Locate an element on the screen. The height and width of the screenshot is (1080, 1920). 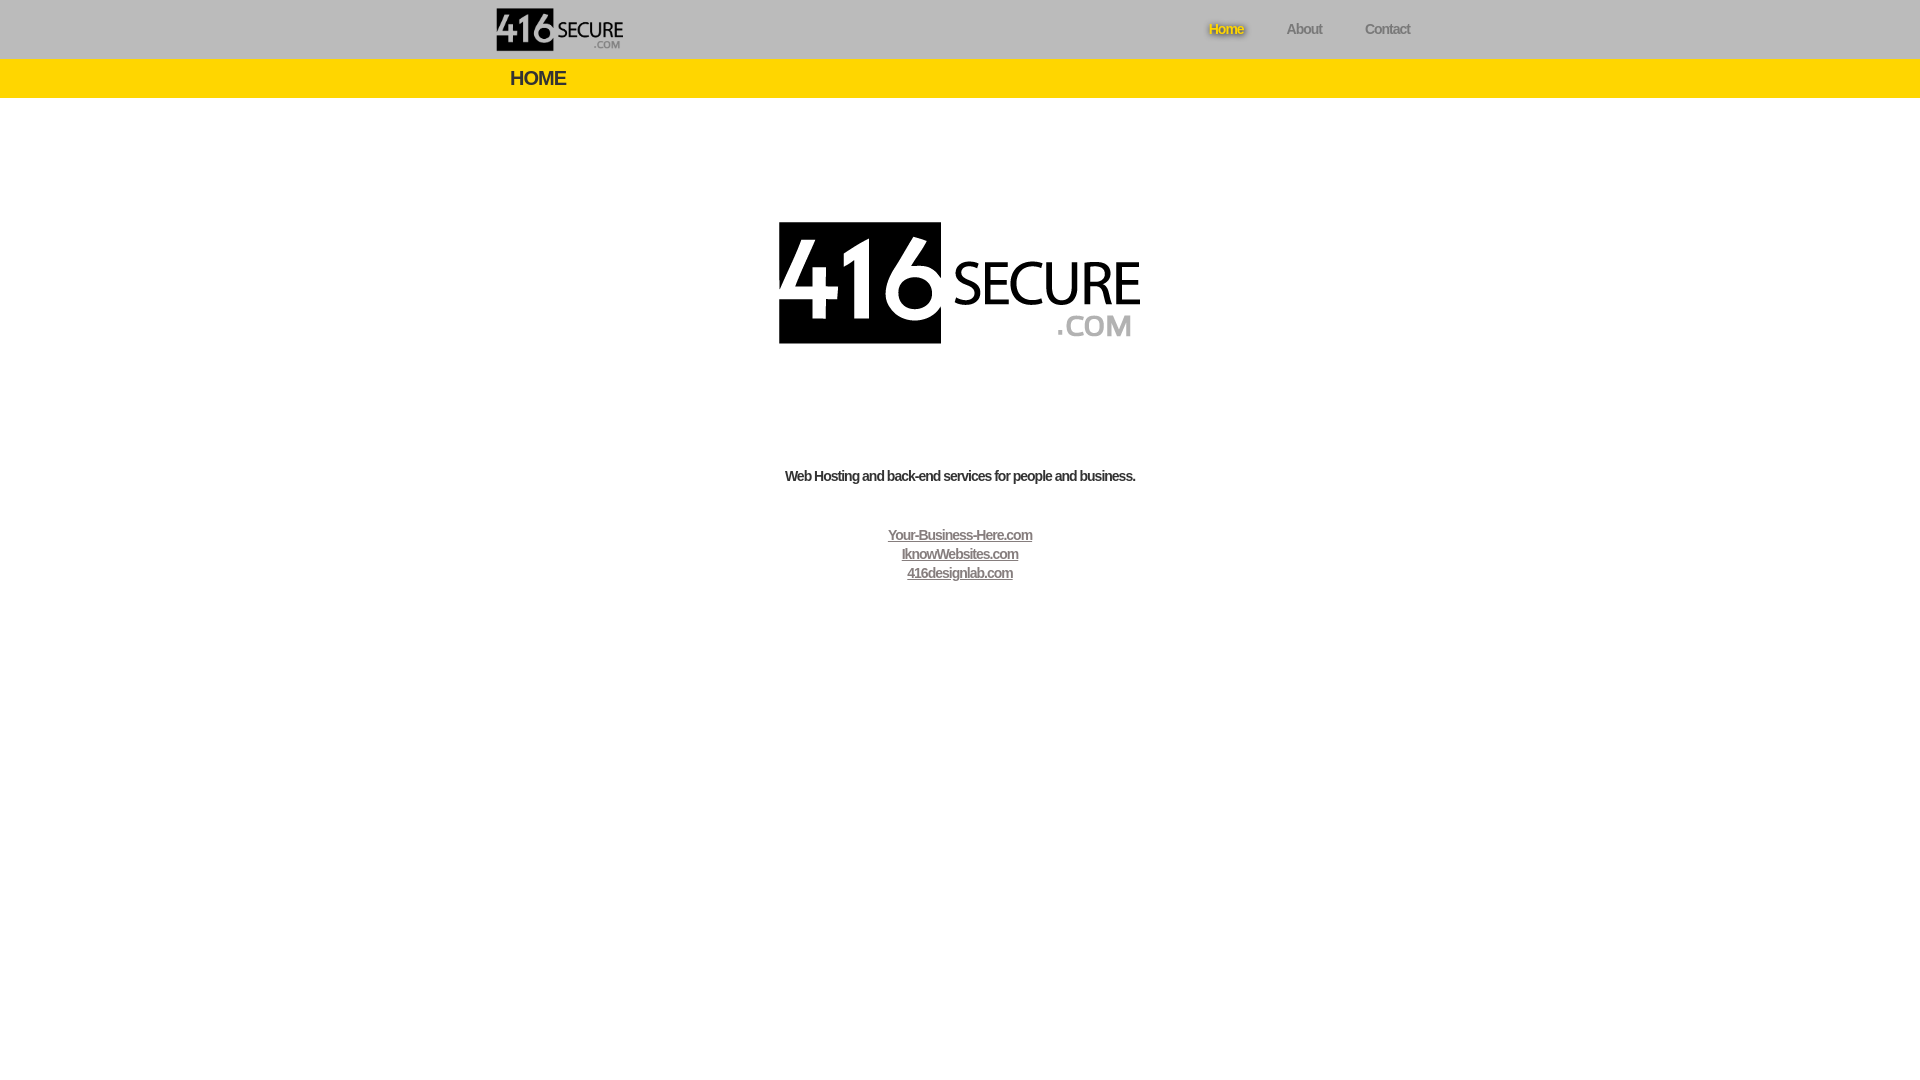
'Contact' is located at coordinates (1386, 29).